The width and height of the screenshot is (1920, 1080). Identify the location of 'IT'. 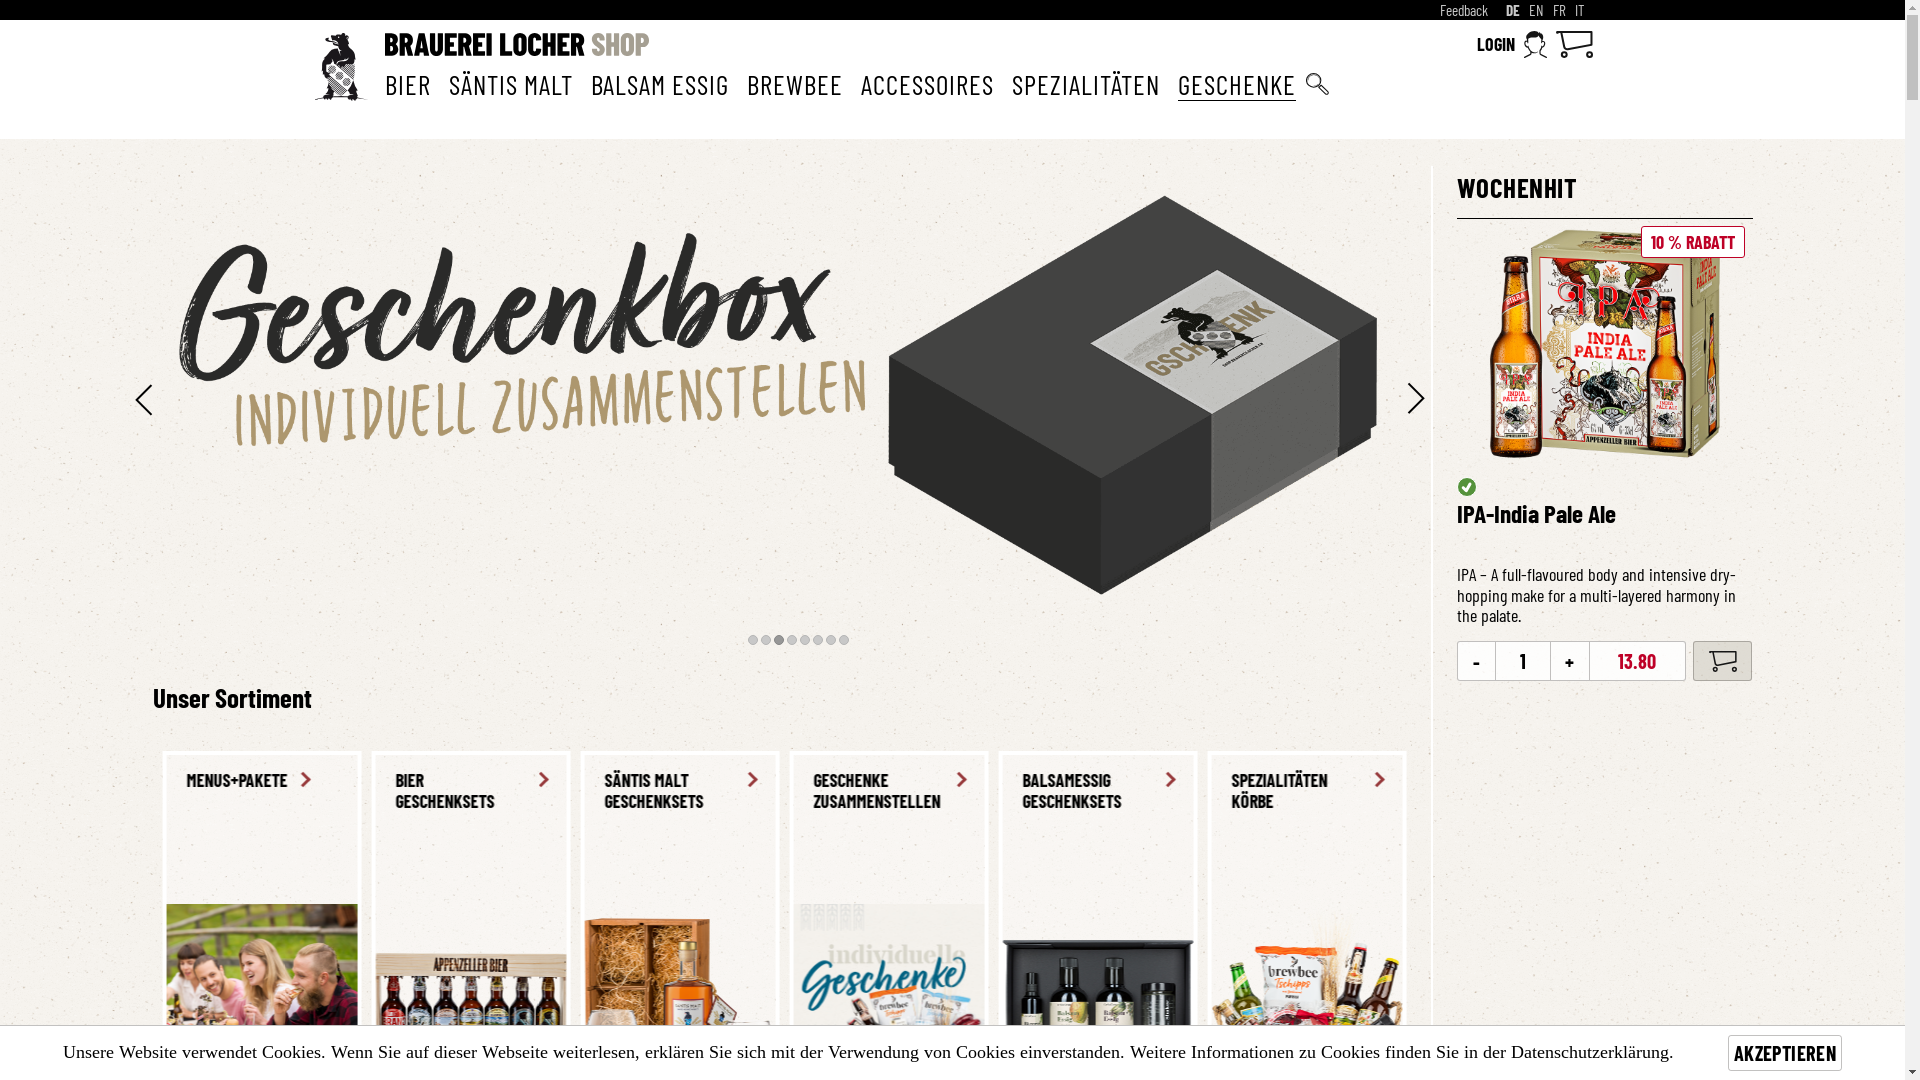
(1573, 10).